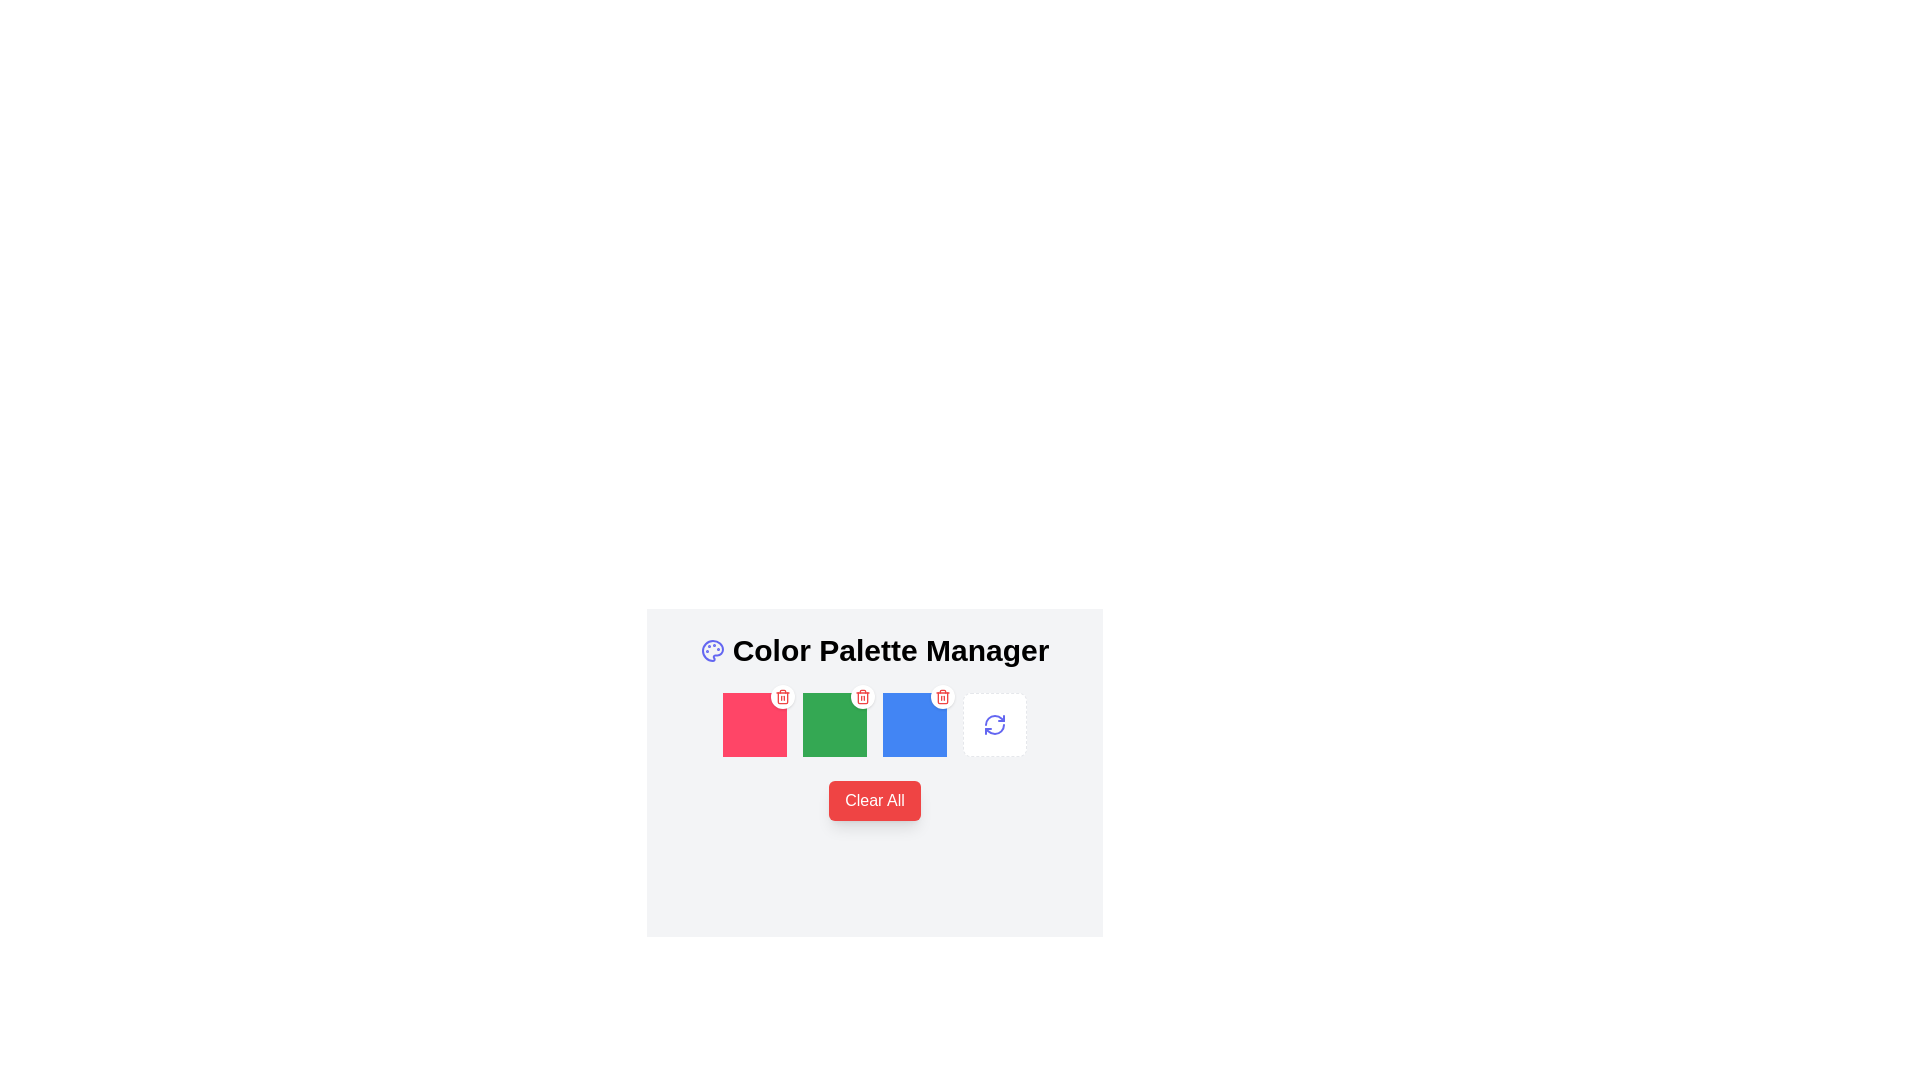 Image resolution: width=1920 pixels, height=1080 pixels. I want to click on the first color swatch with a bright pink-red background located below the 'Color Palette Manager' heading, so click(753, 725).